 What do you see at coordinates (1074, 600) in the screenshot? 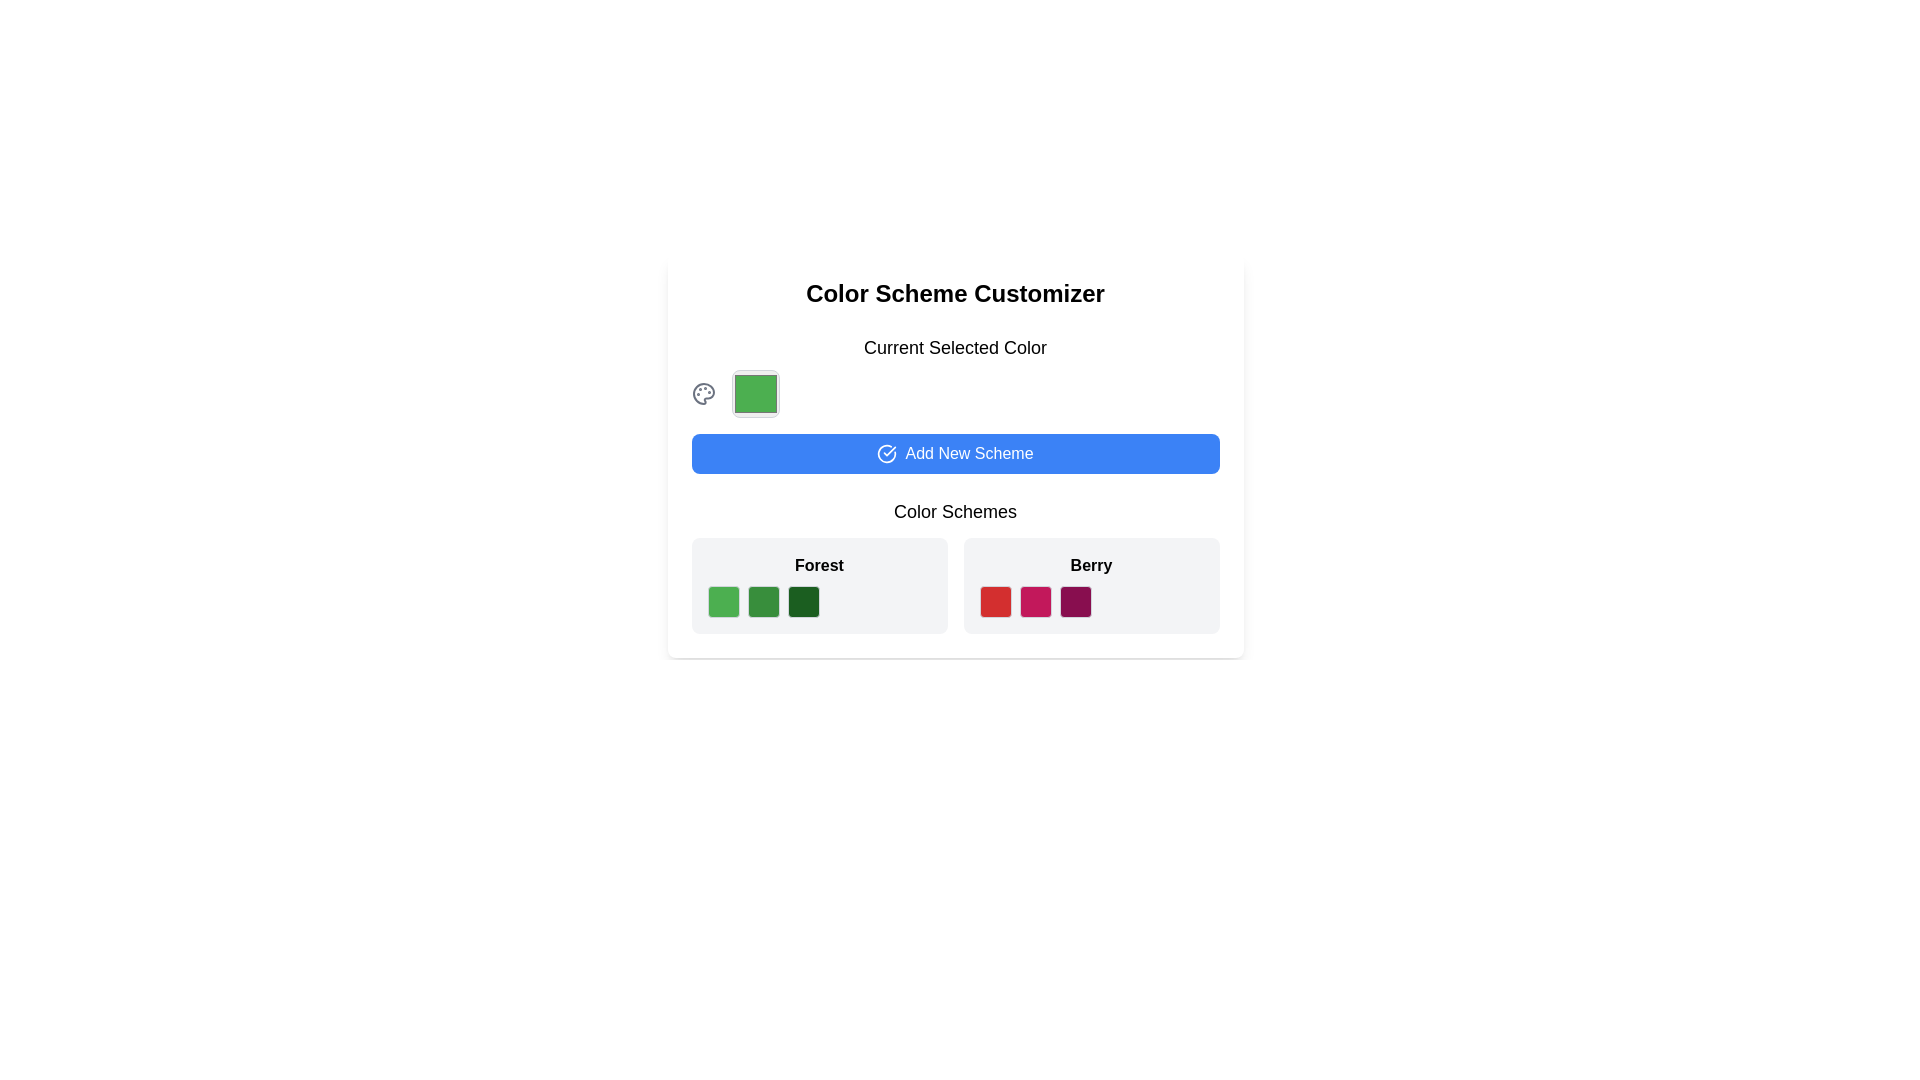
I see `the third color swatch from the left under the 'Berry' label in the 'Color Schemes' section to navigate to the color option` at bounding box center [1074, 600].